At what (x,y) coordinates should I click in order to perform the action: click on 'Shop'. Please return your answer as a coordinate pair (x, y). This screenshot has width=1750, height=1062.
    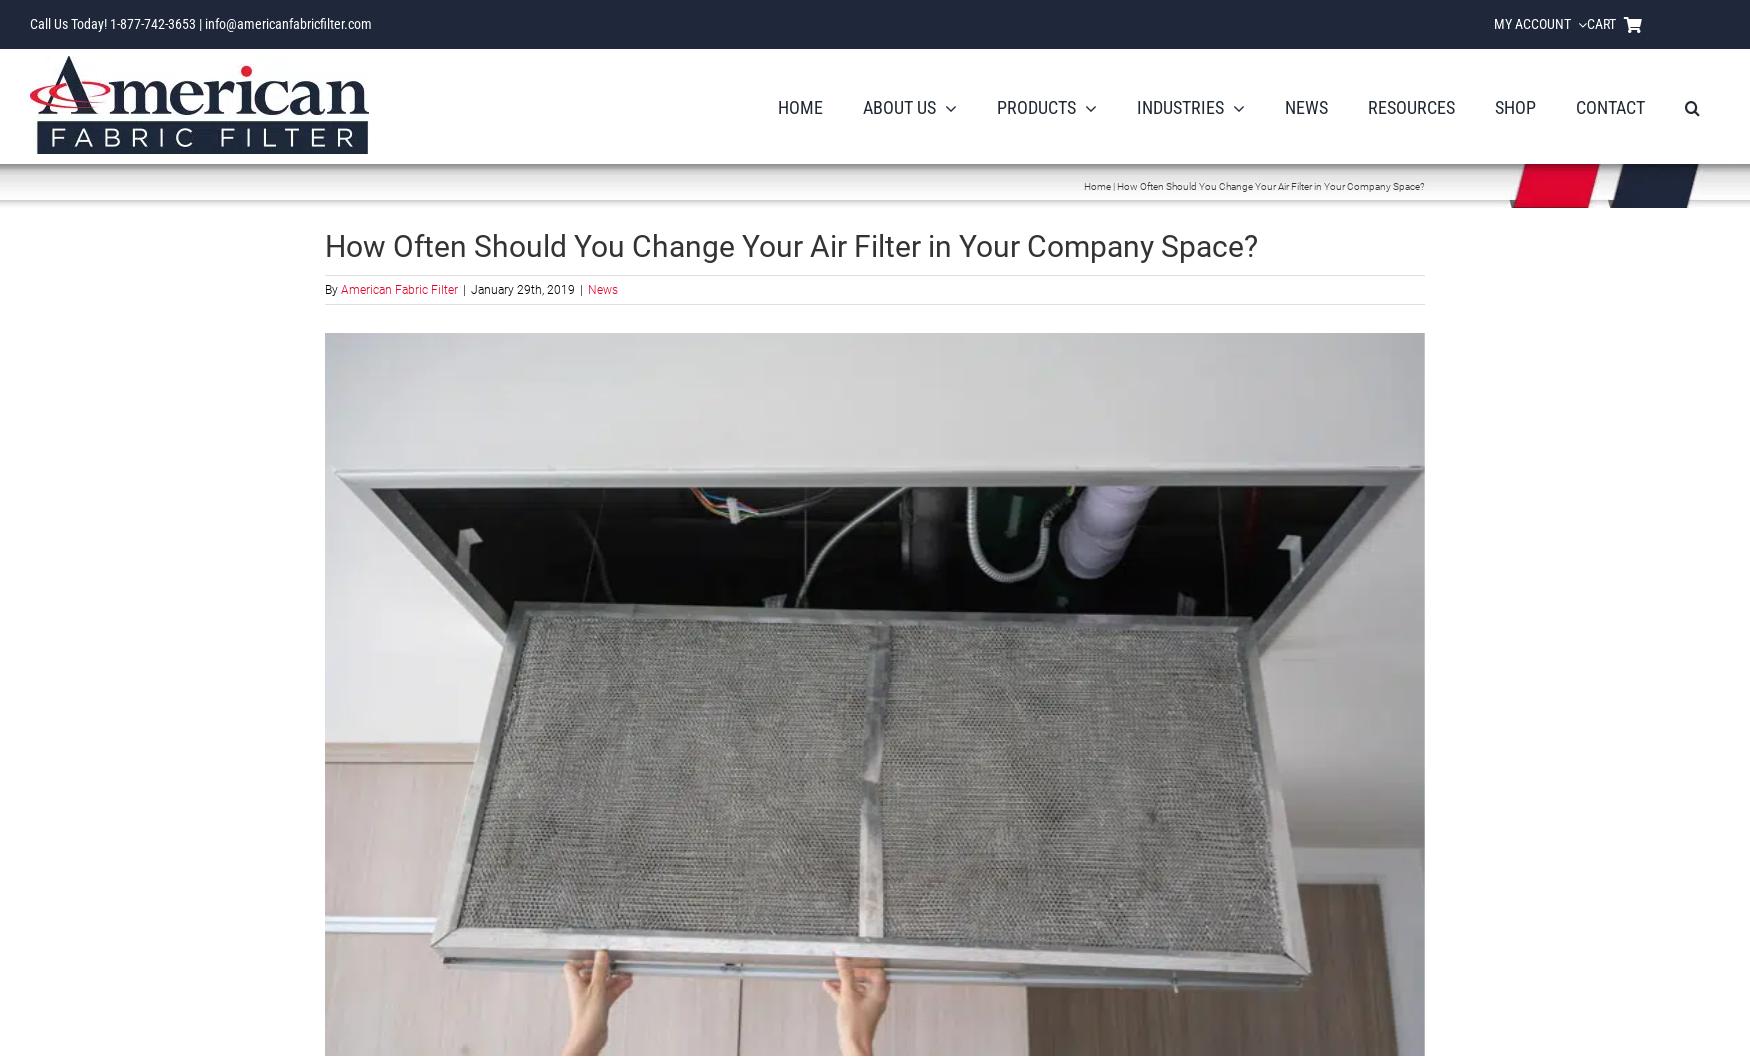
    Looking at the image, I should click on (1495, 107).